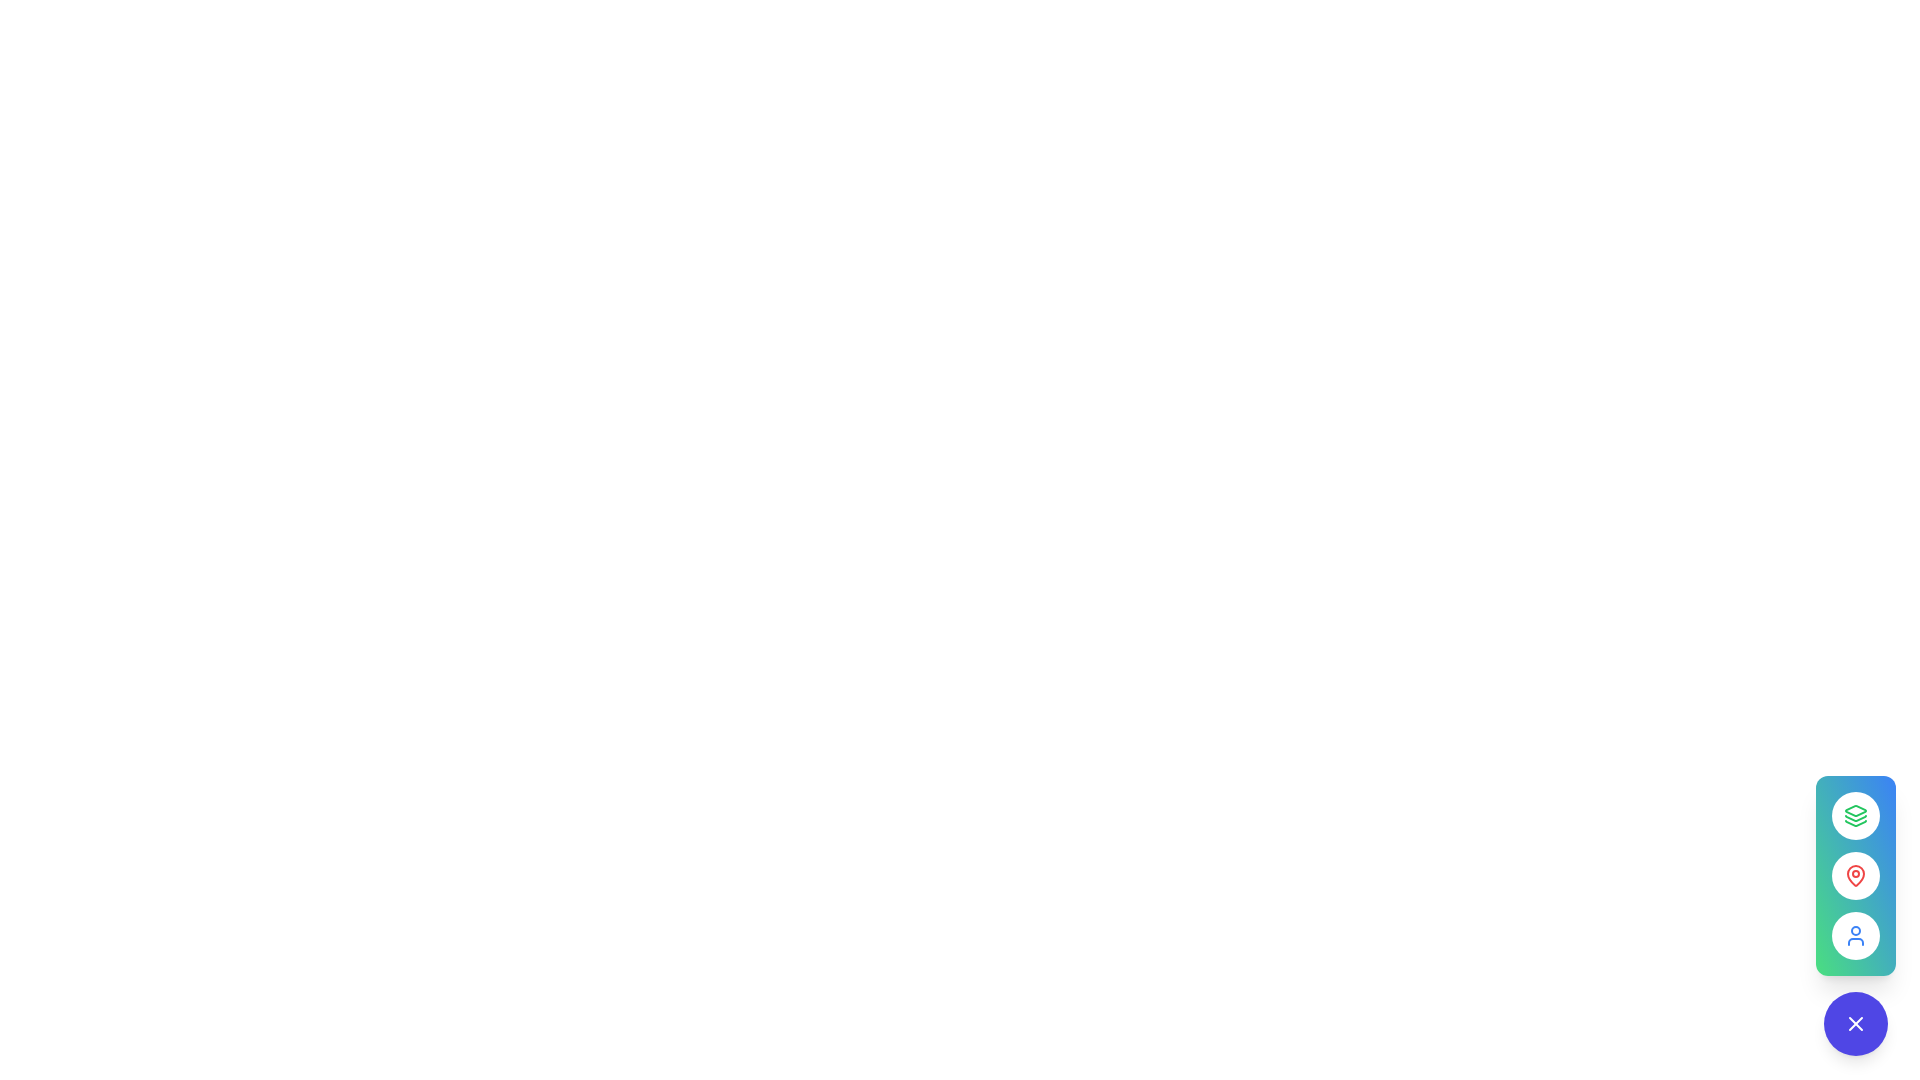  Describe the element at coordinates (1855, 1023) in the screenshot. I see `the icon button that resembles a white 'X' on a circular purple background located at the bottom-right corner of the interface` at that location.